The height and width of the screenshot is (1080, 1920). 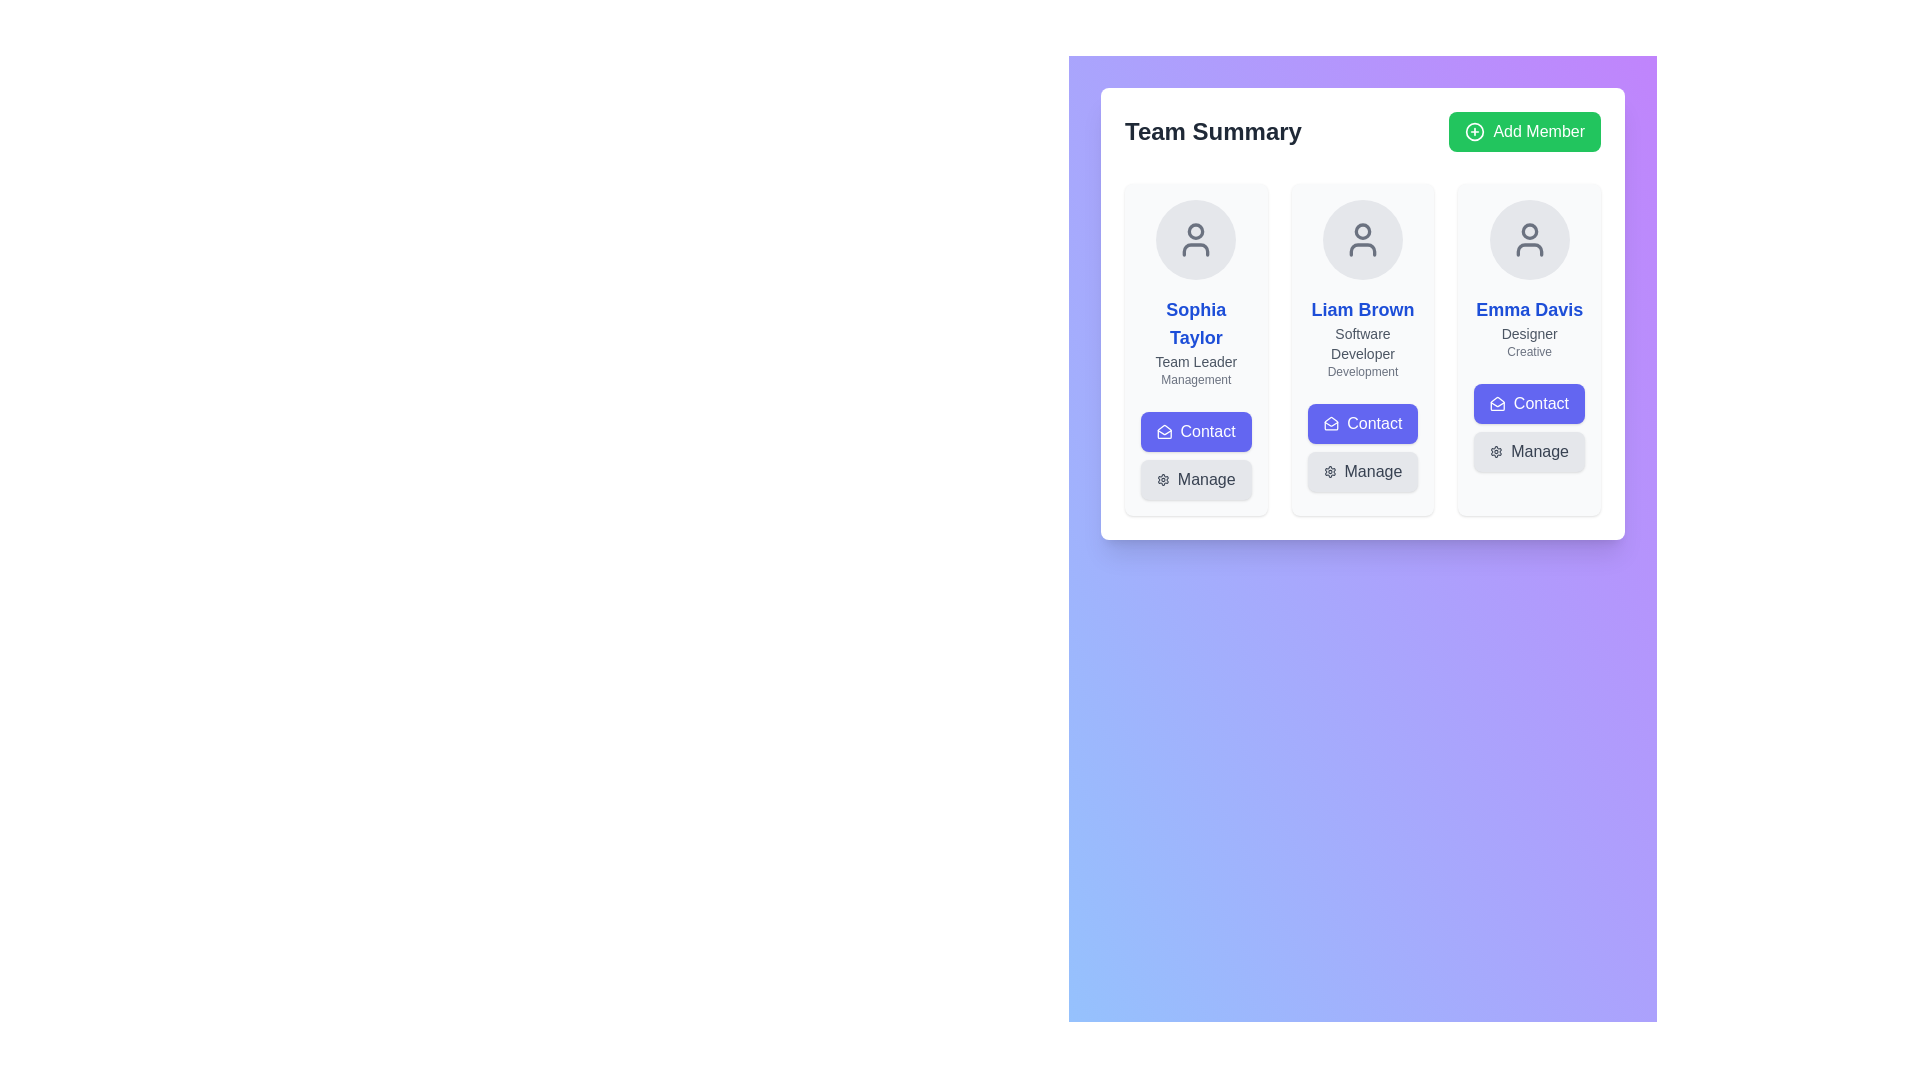 I want to click on the mail icon with an open envelope, which is styled with a purple background and located to the left of the 'Contact' label in the button, so click(x=1164, y=431).